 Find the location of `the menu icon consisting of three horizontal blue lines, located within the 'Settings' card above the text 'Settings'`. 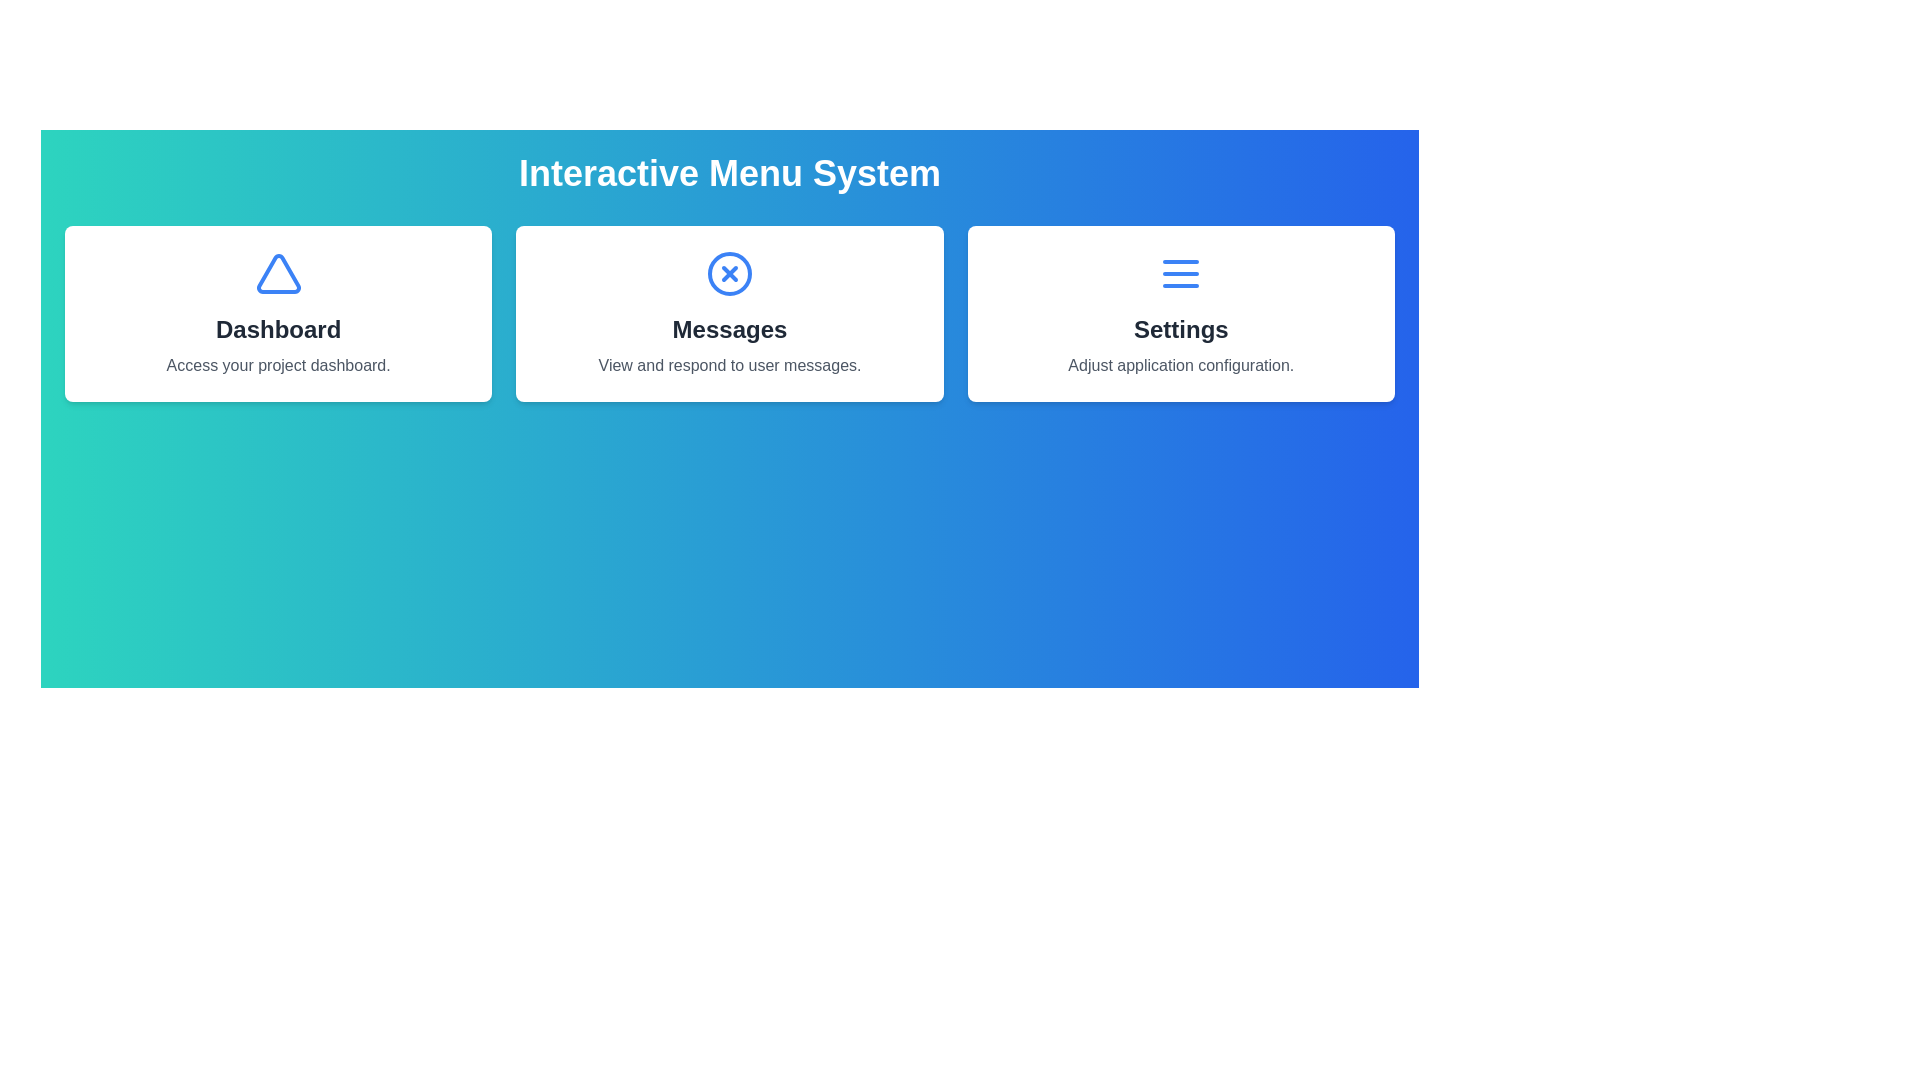

the menu icon consisting of three horizontal blue lines, located within the 'Settings' card above the text 'Settings' is located at coordinates (1181, 273).